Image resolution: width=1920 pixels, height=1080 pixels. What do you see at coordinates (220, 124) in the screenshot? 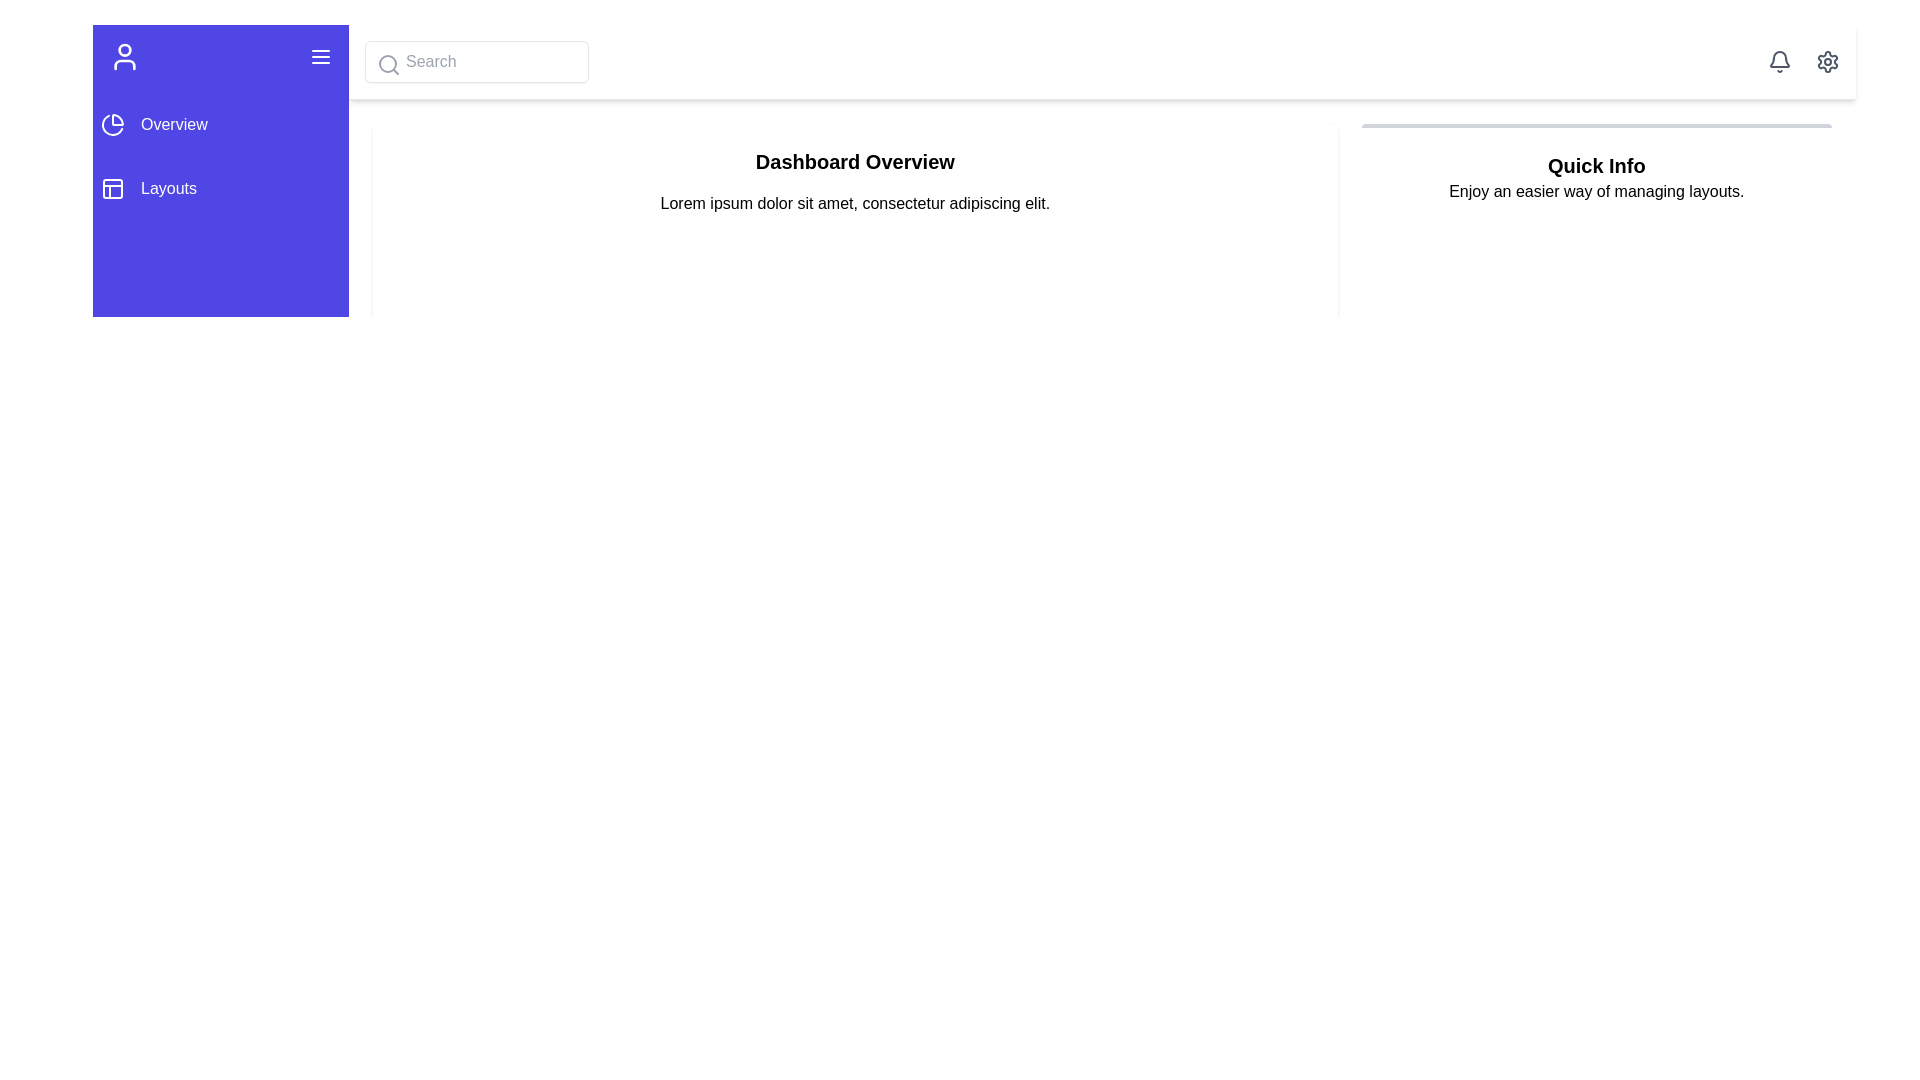
I see `the first menu item in the sidebar navigation menu that redirects to the 'Overview' section to observe hover effects` at bounding box center [220, 124].